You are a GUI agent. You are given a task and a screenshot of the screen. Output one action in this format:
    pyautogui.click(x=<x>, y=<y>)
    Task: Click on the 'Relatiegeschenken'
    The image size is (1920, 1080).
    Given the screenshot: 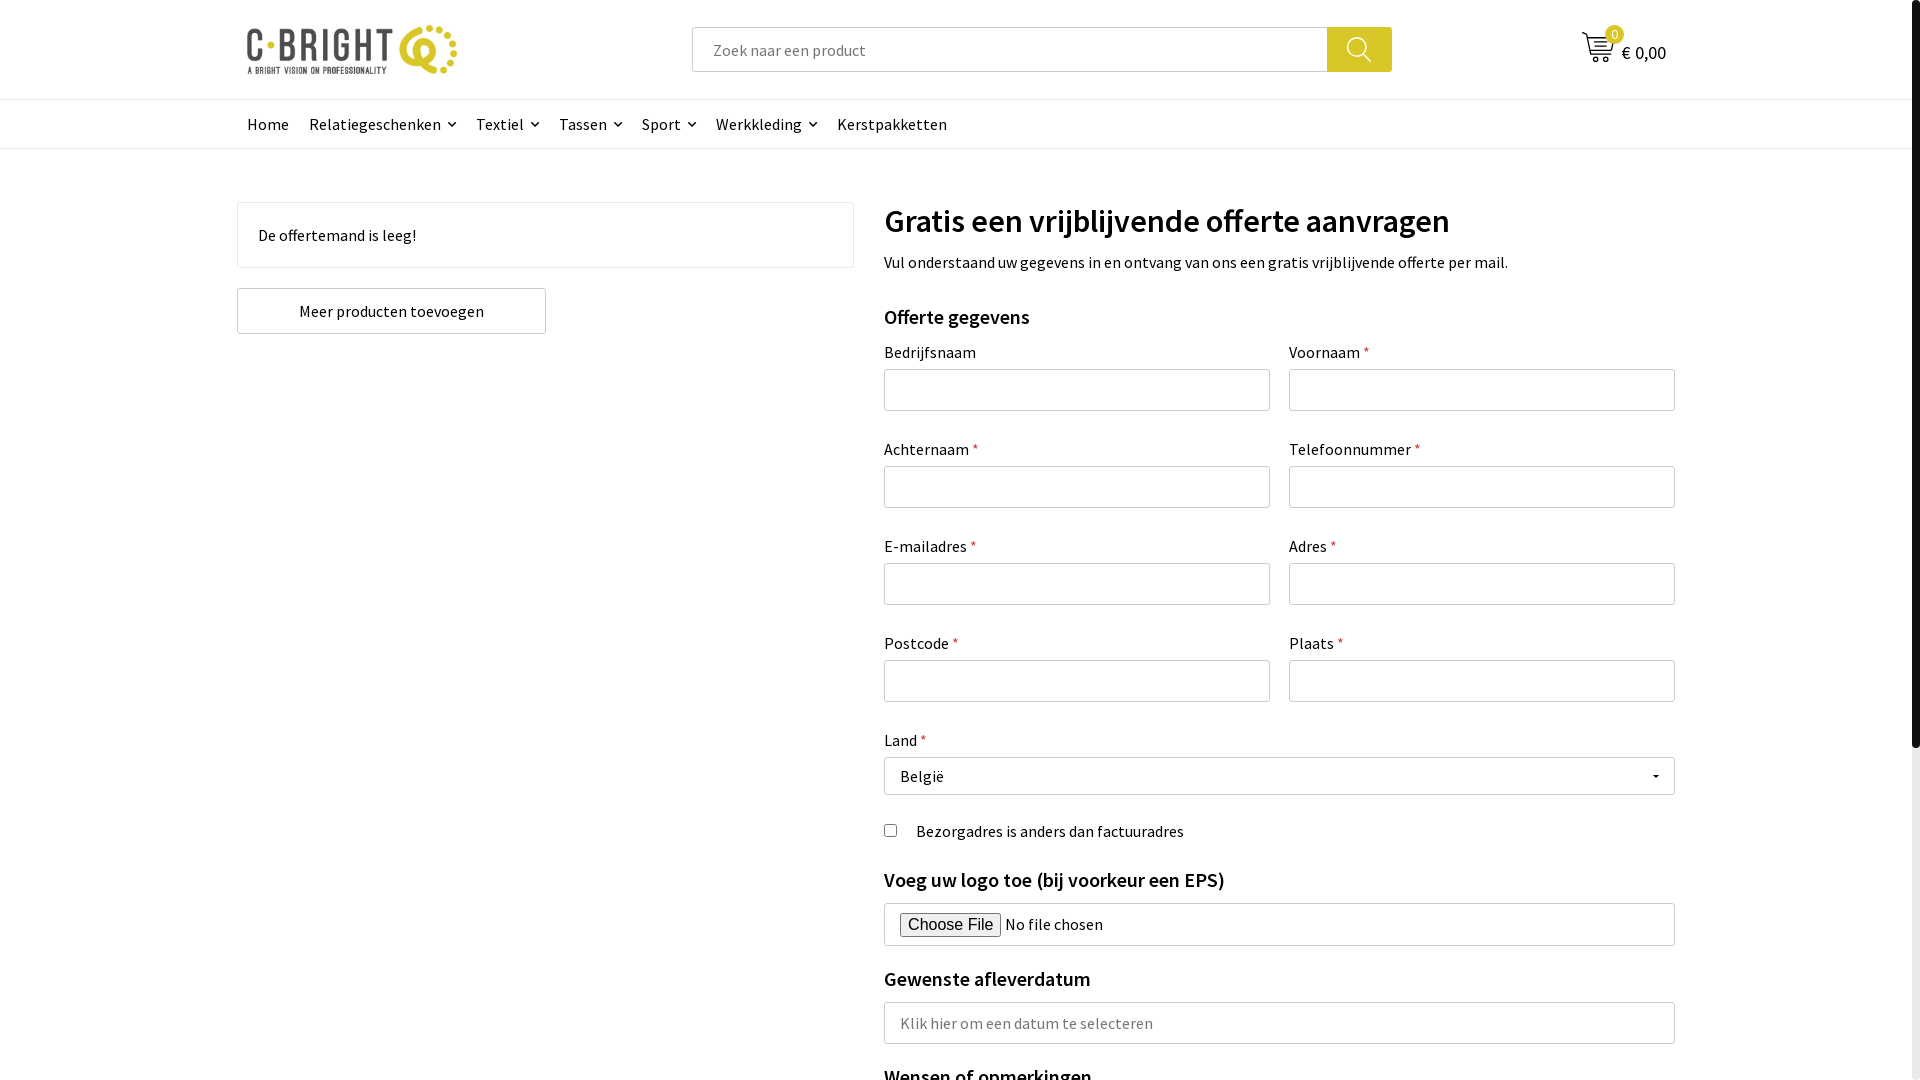 What is the action you would take?
    pyautogui.click(x=381, y=123)
    